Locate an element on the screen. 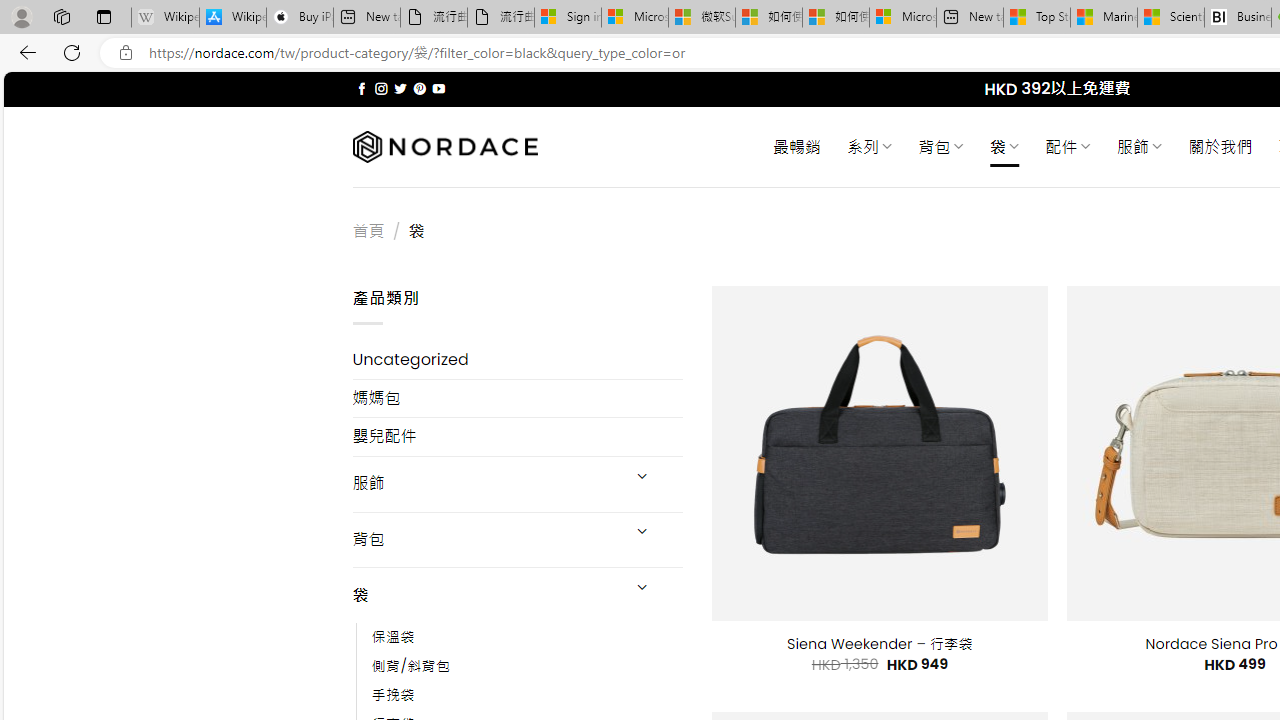 This screenshot has width=1280, height=720. 'Follow on Twitter' is located at coordinates (400, 88).